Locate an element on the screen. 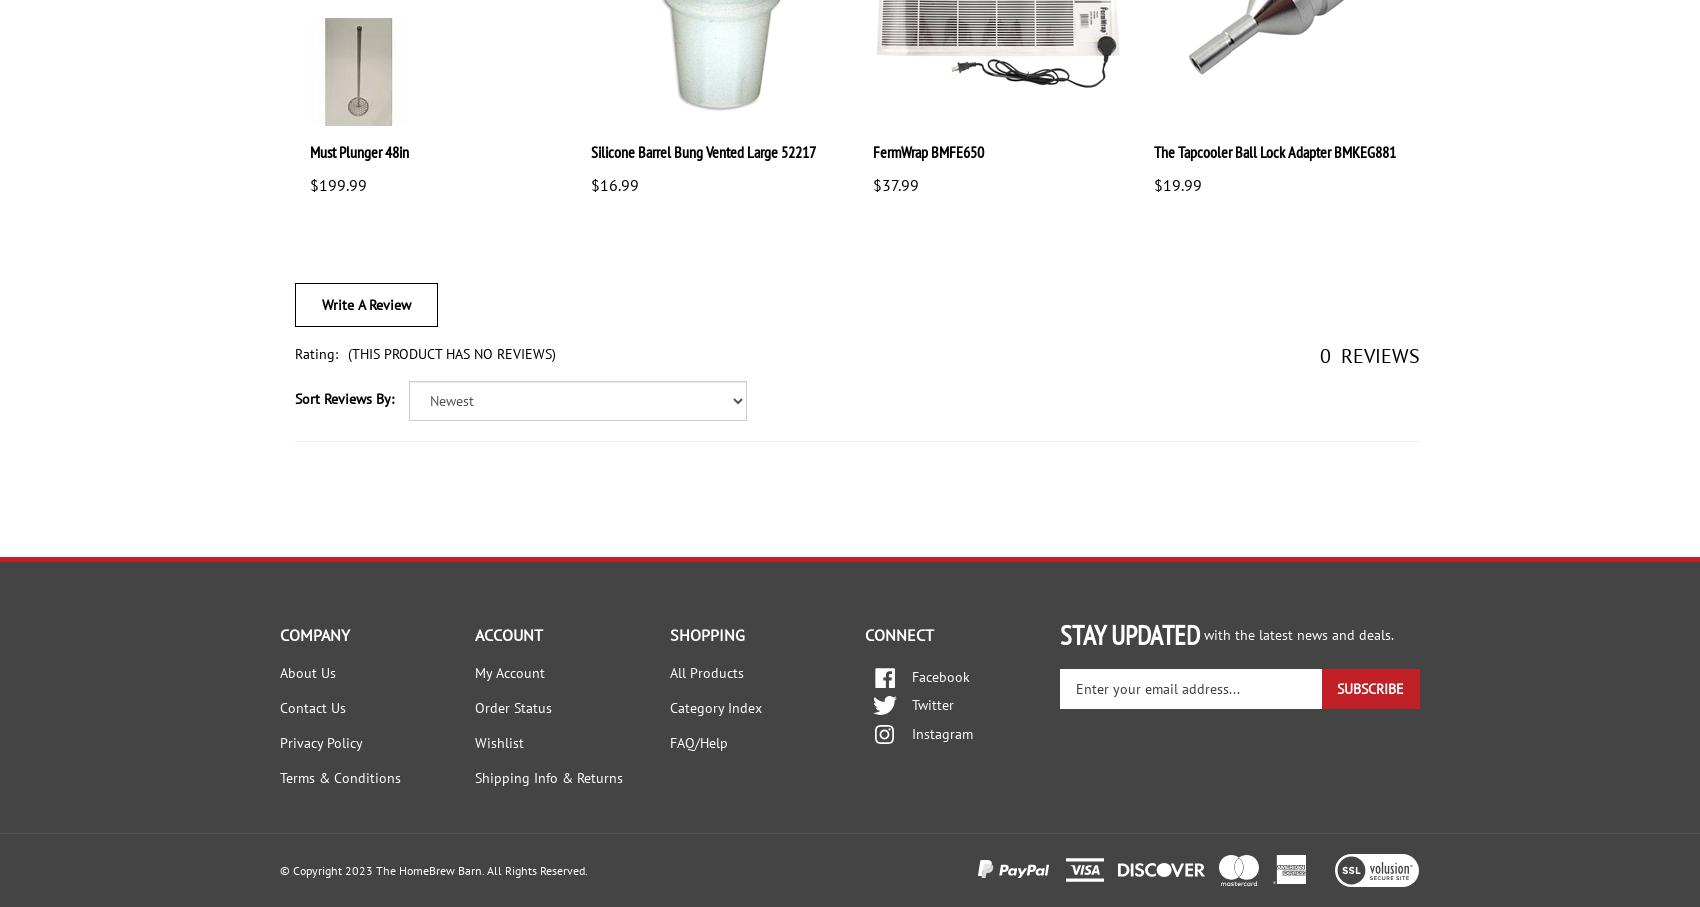  'ACCOUNT' is located at coordinates (508, 633).